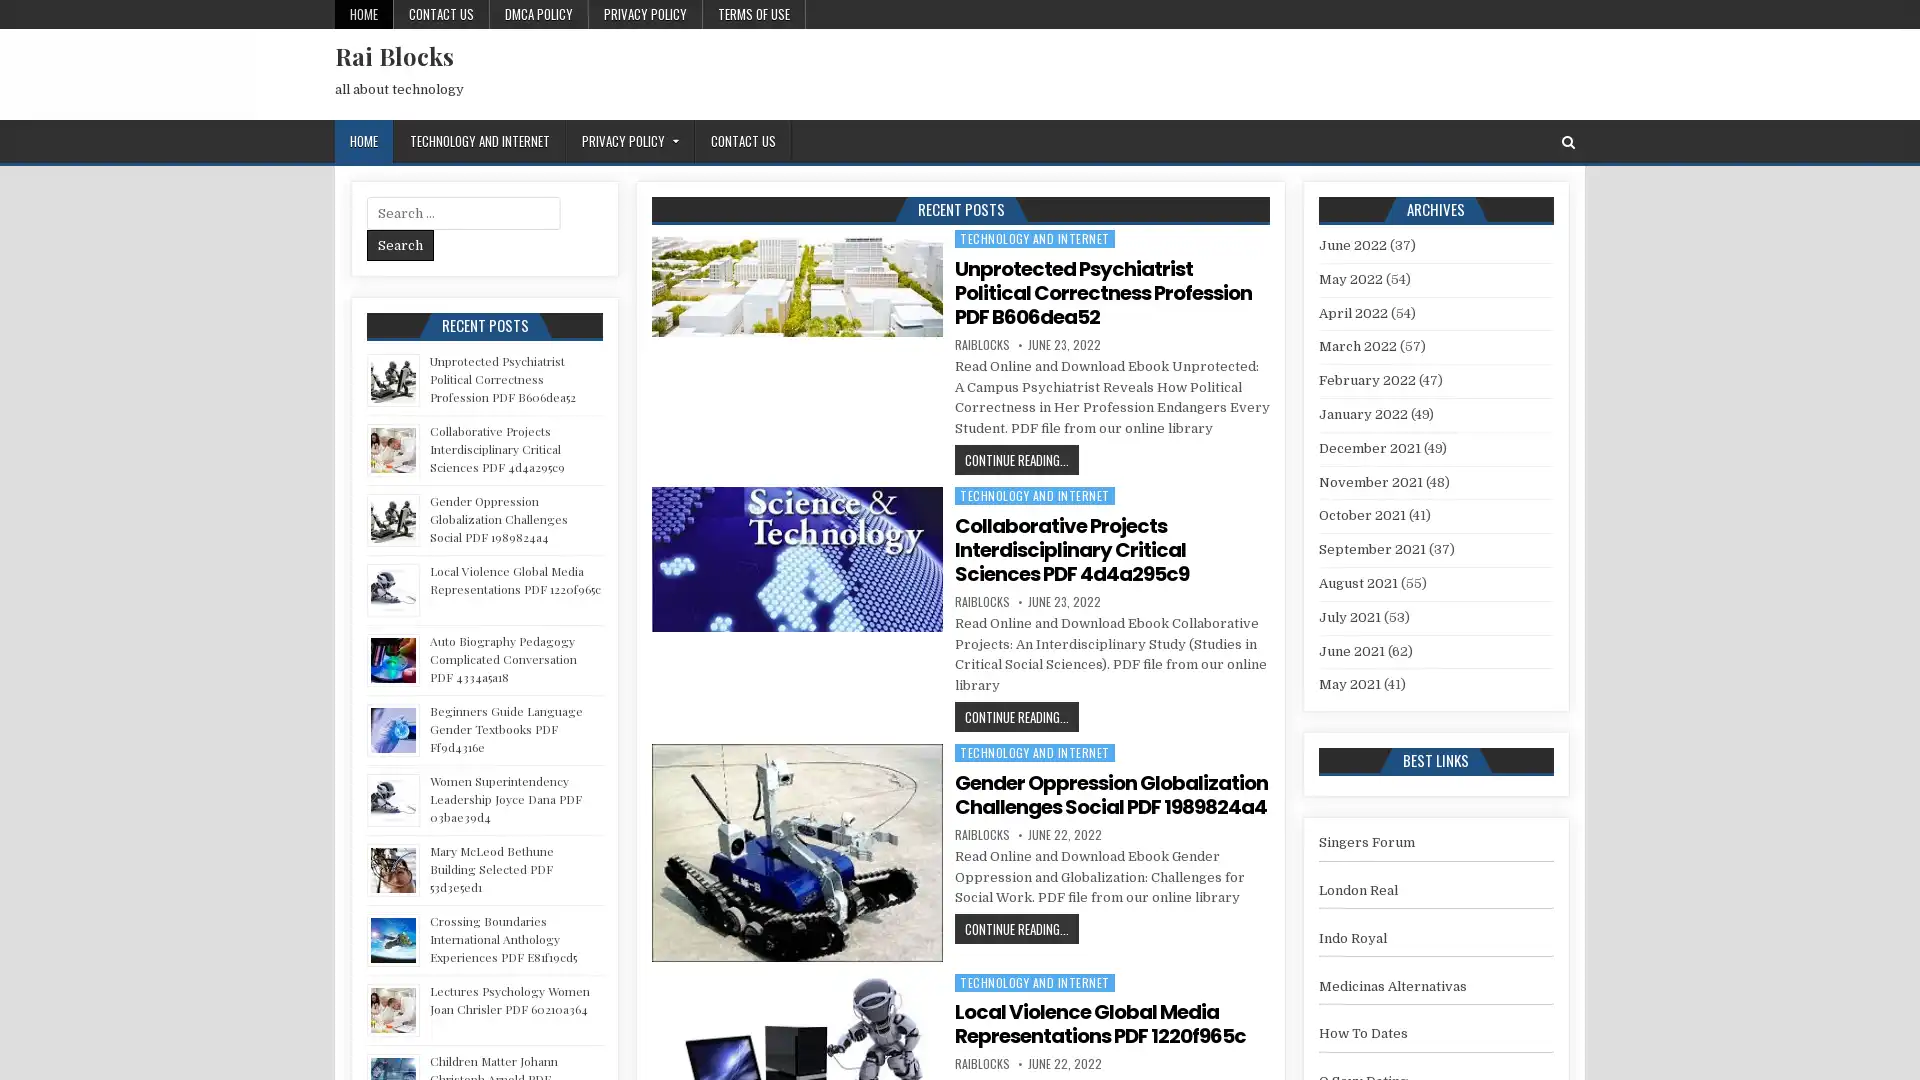  I want to click on Search, so click(400, 244).